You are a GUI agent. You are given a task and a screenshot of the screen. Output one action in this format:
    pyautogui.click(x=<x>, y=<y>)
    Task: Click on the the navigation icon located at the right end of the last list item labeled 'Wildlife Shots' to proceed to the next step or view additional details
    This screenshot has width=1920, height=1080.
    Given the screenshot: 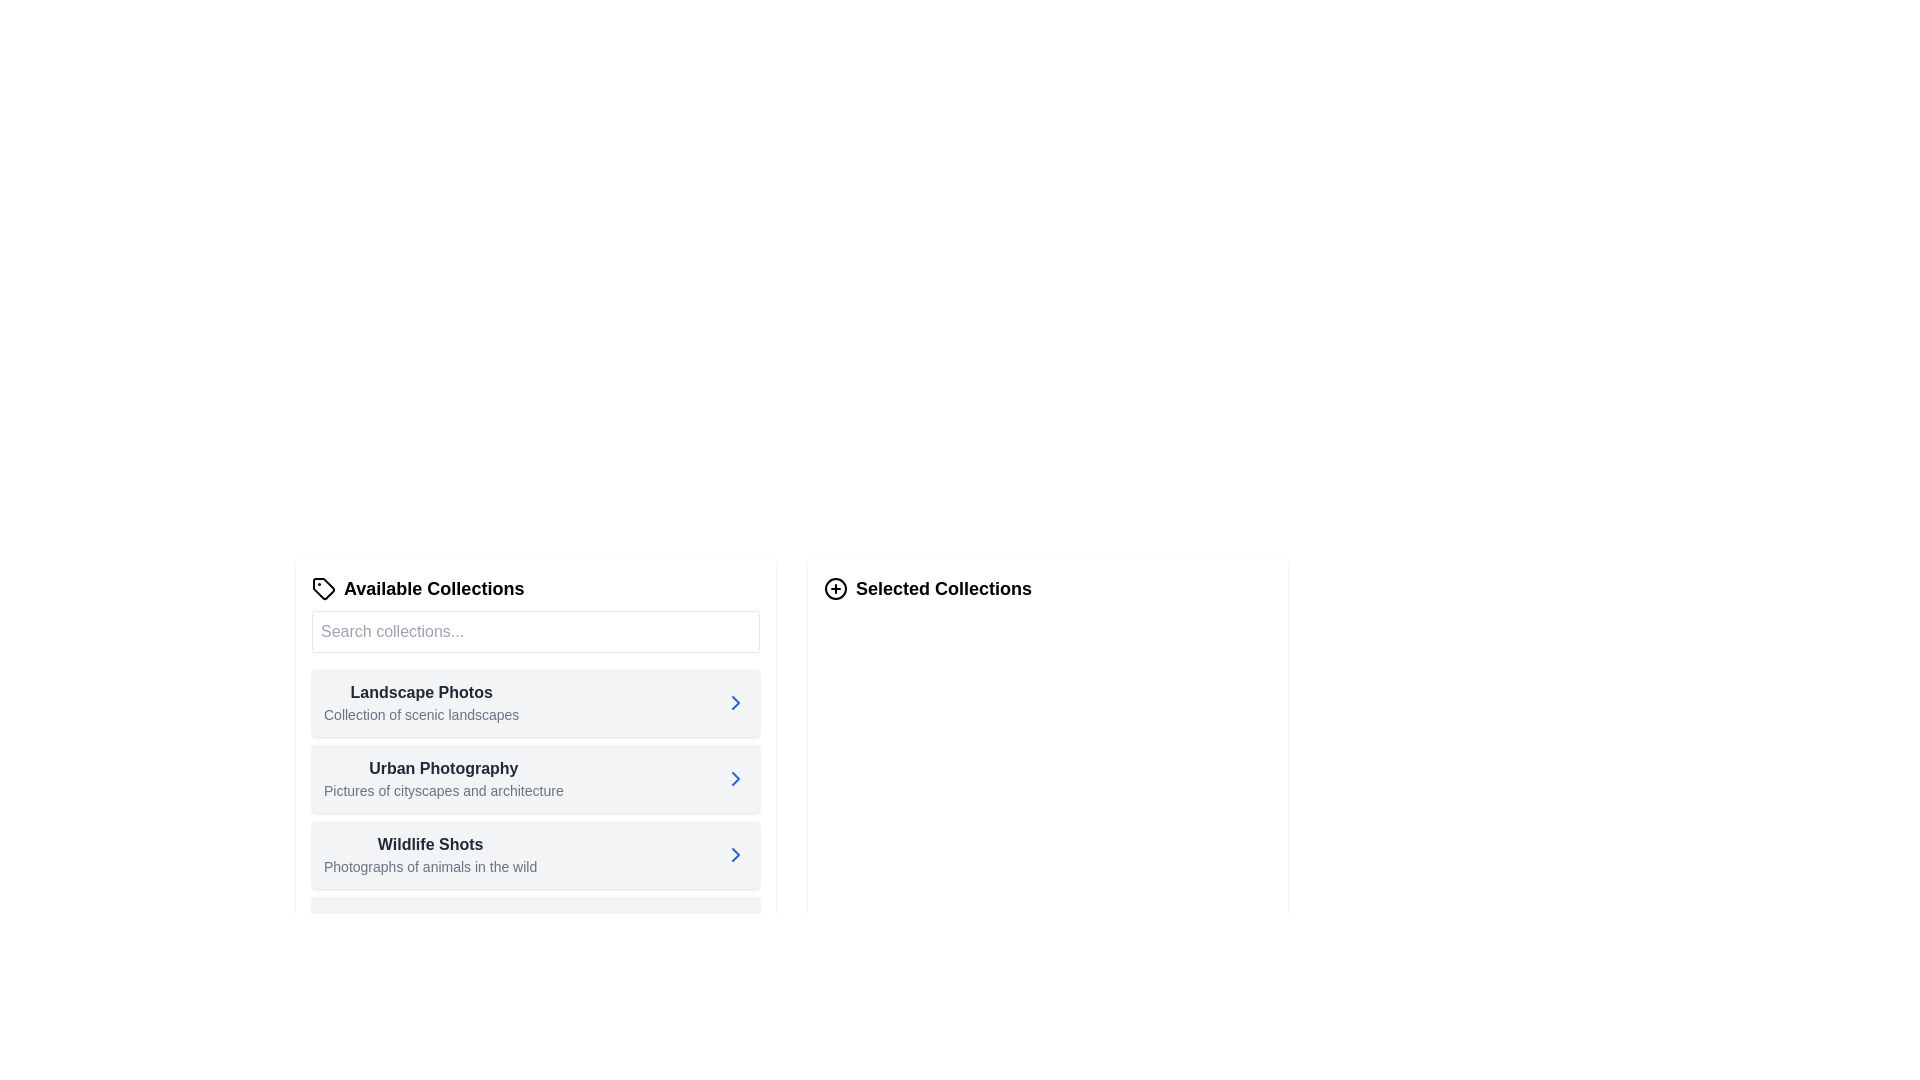 What is the action you would take?
    pyautogui.click(x=734, y=855)
    